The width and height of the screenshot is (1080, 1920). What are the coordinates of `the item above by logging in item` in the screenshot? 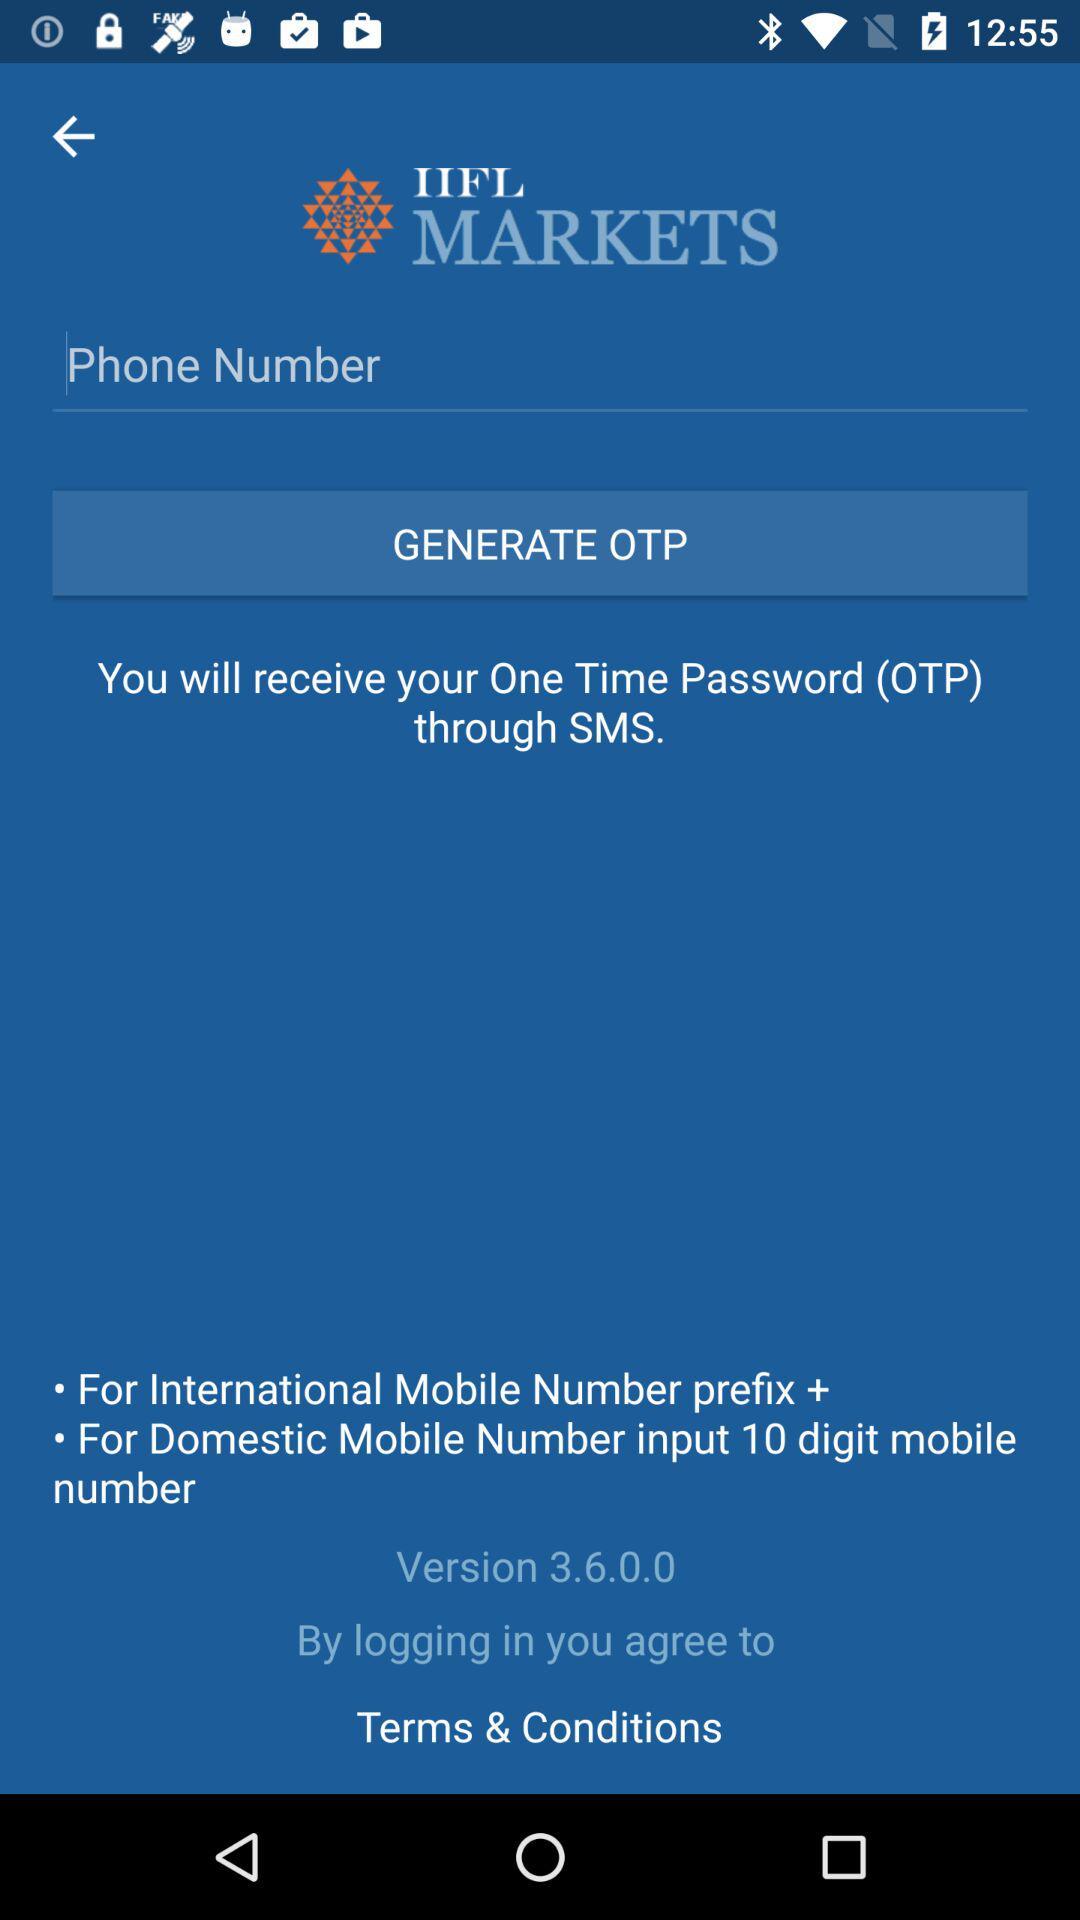 It's located at (540, 1564).